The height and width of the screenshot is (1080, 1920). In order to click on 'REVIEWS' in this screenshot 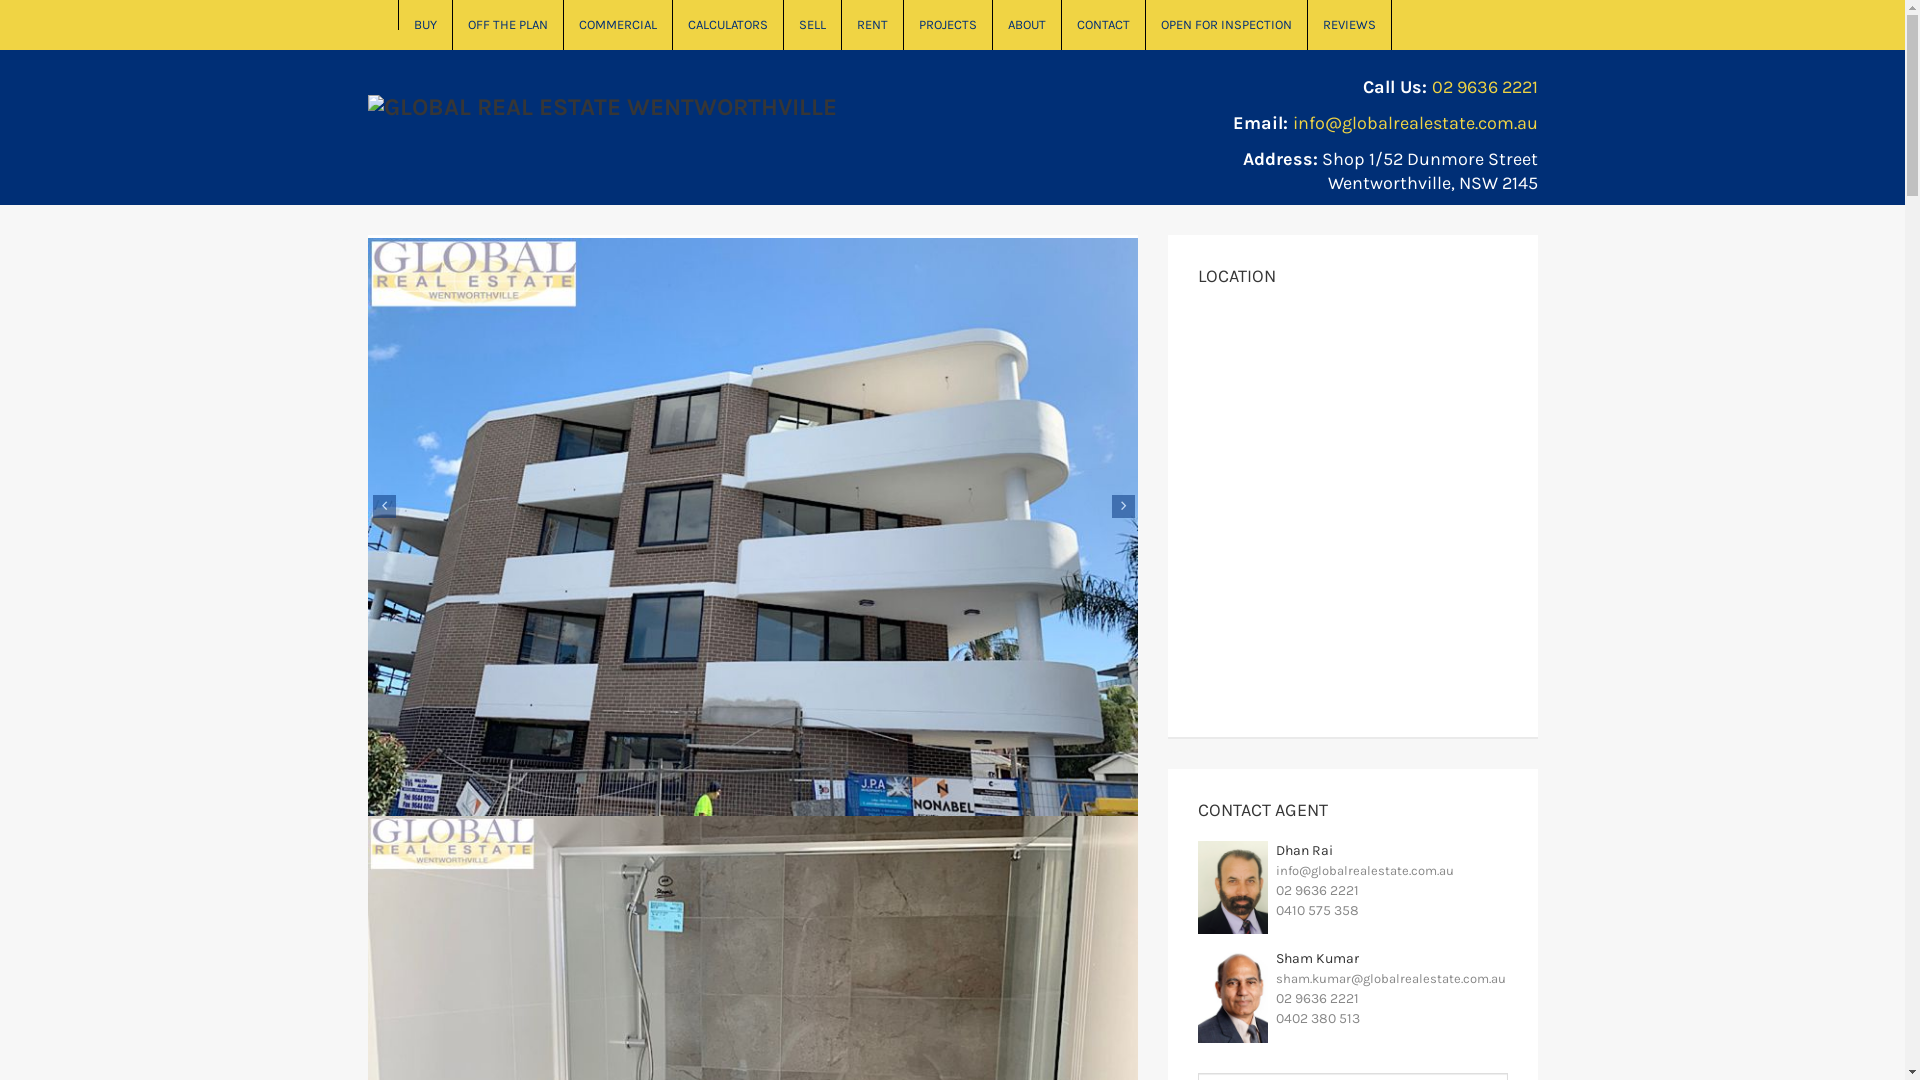, I will do `click(1349, 24)`.